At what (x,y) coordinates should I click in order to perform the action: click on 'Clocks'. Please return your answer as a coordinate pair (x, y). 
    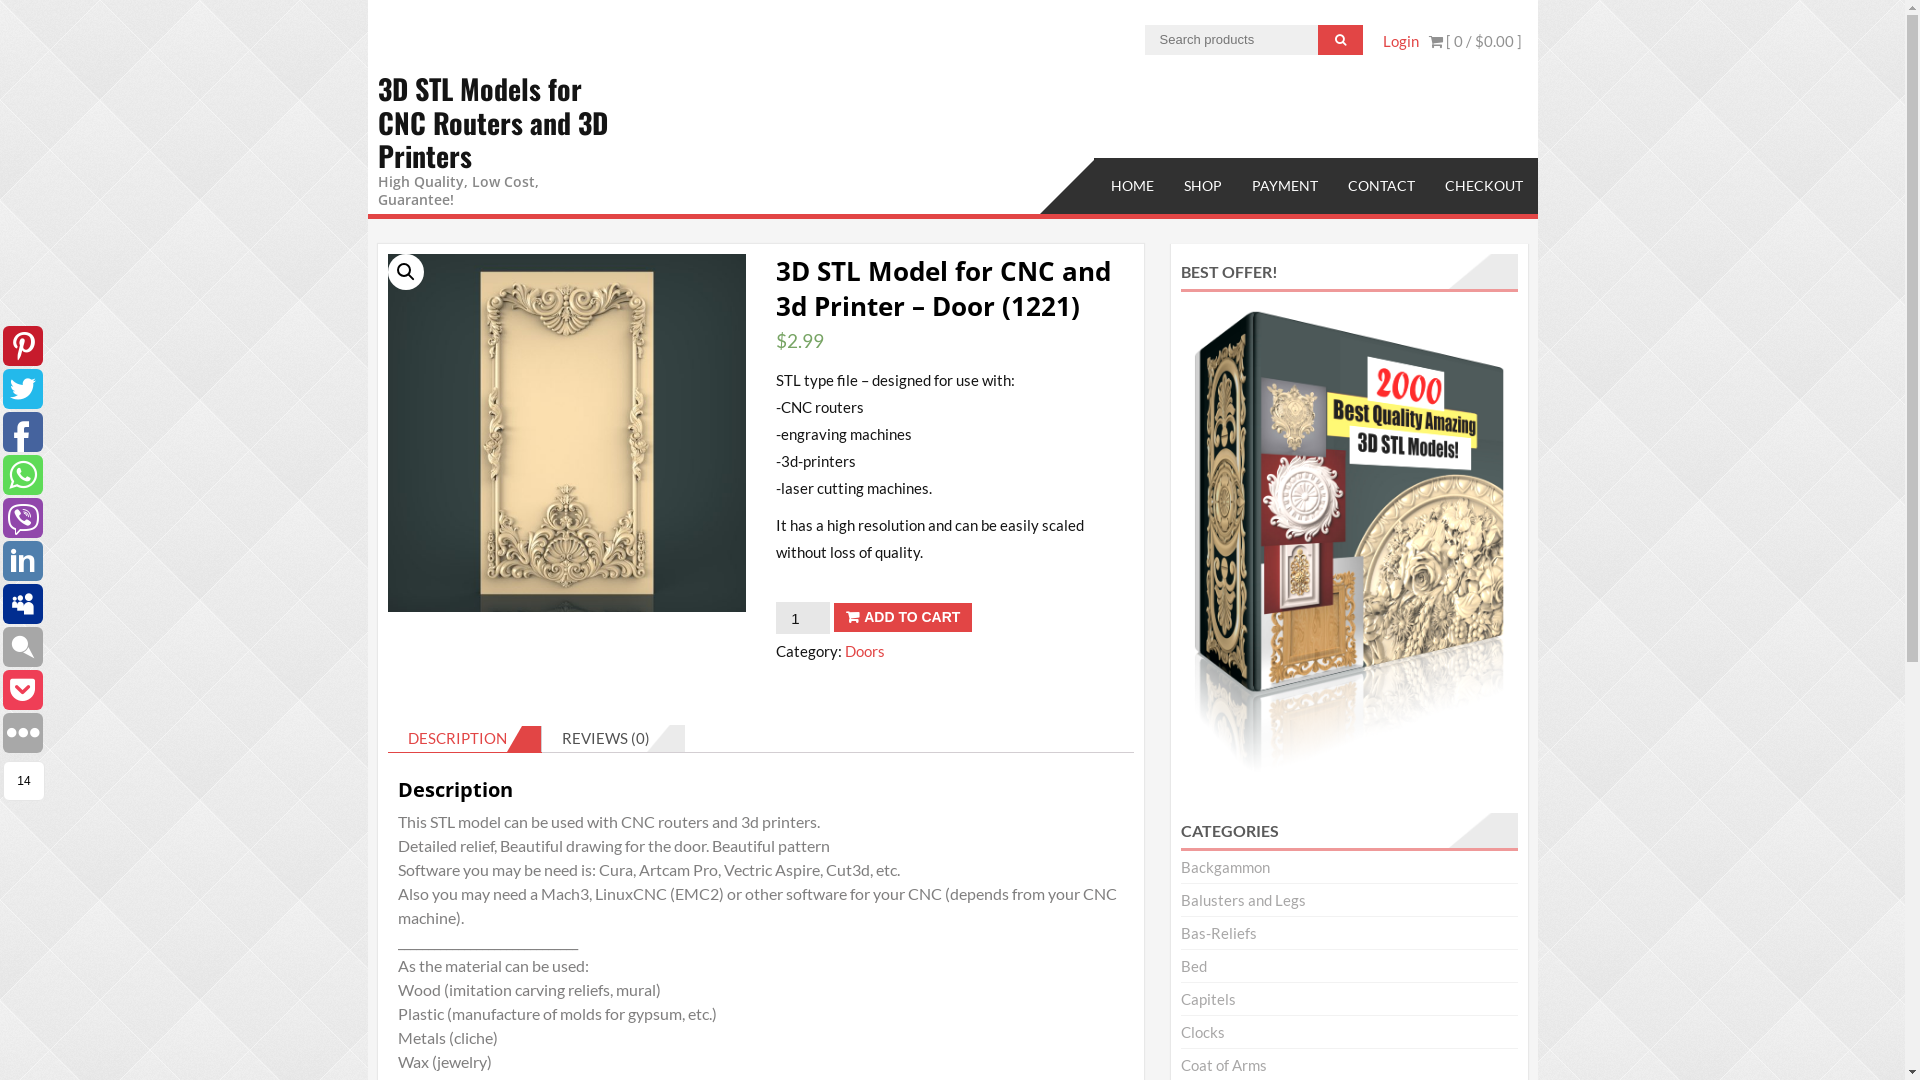
    Looking at the image, I should click on (1202, 1032).